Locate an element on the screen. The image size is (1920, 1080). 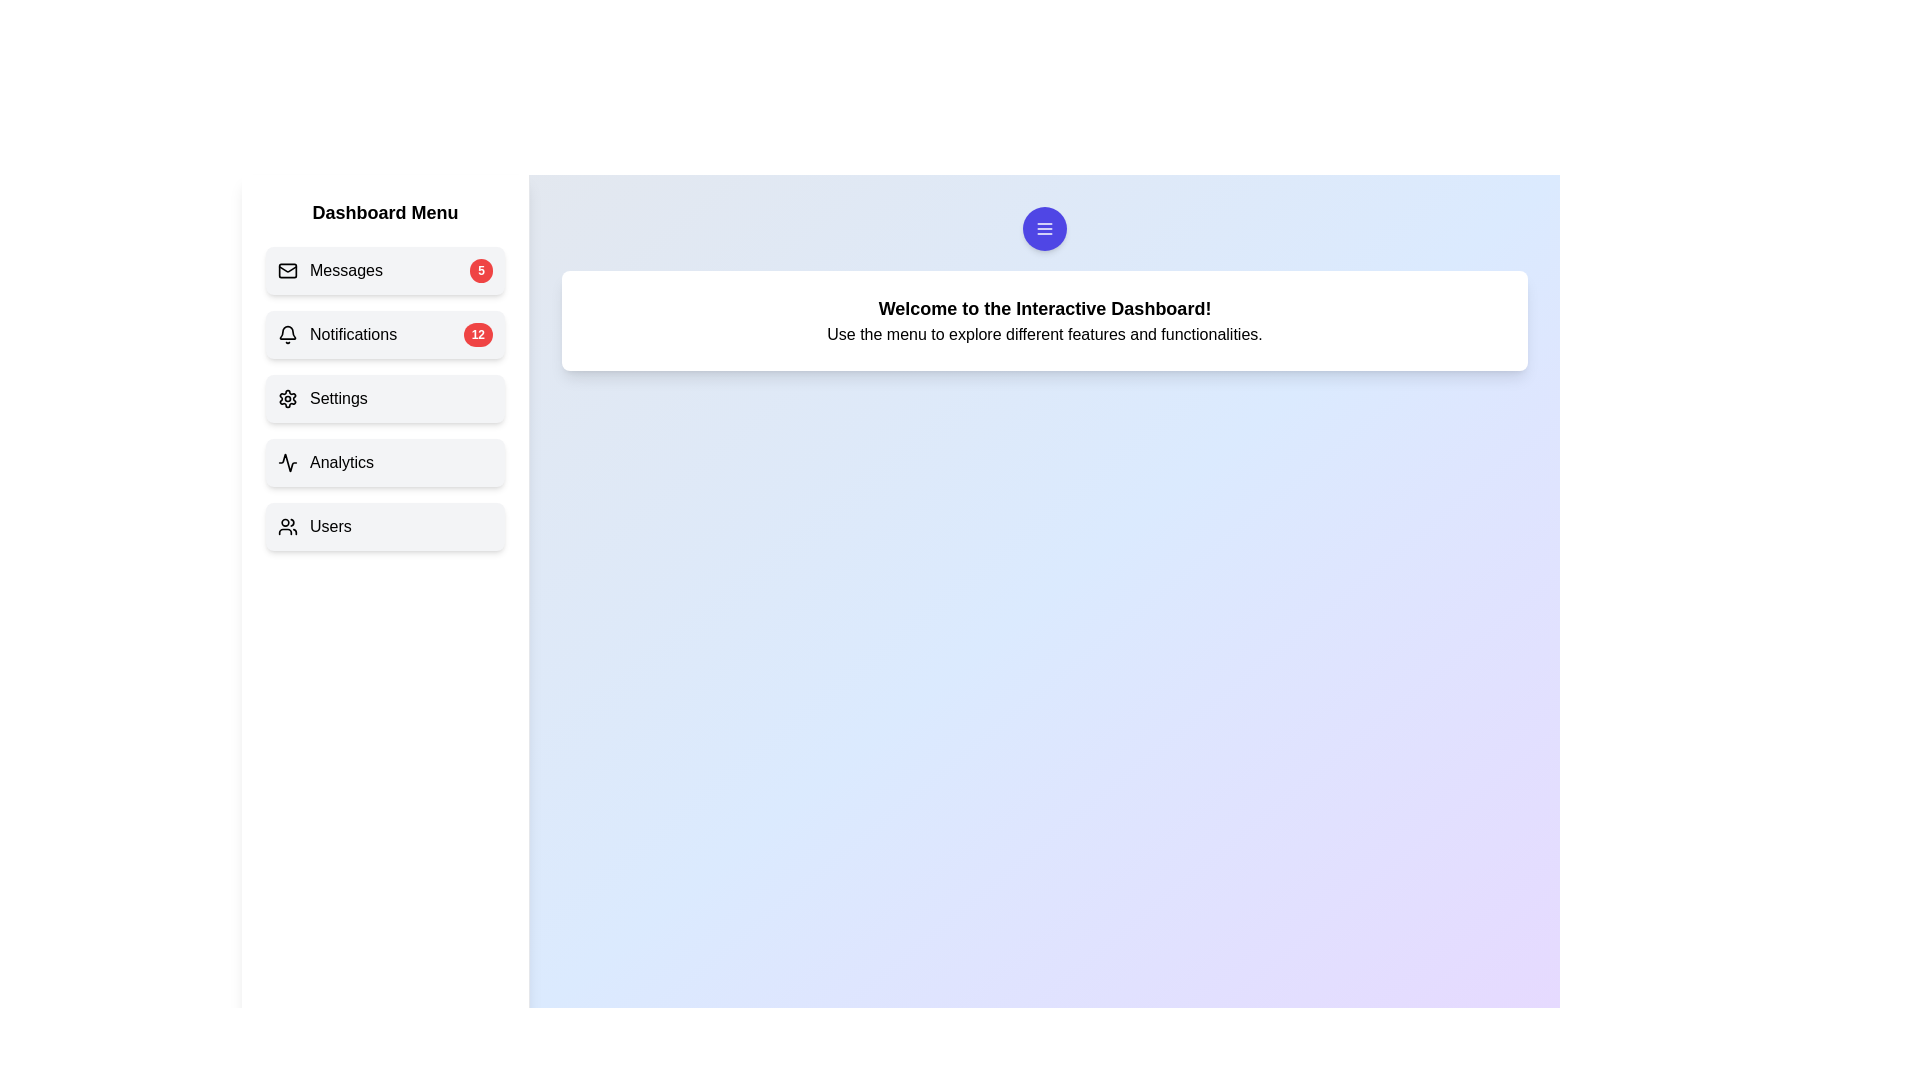
the menu item Notifications to navigate to its respective section is located at coordinates (385, 334).